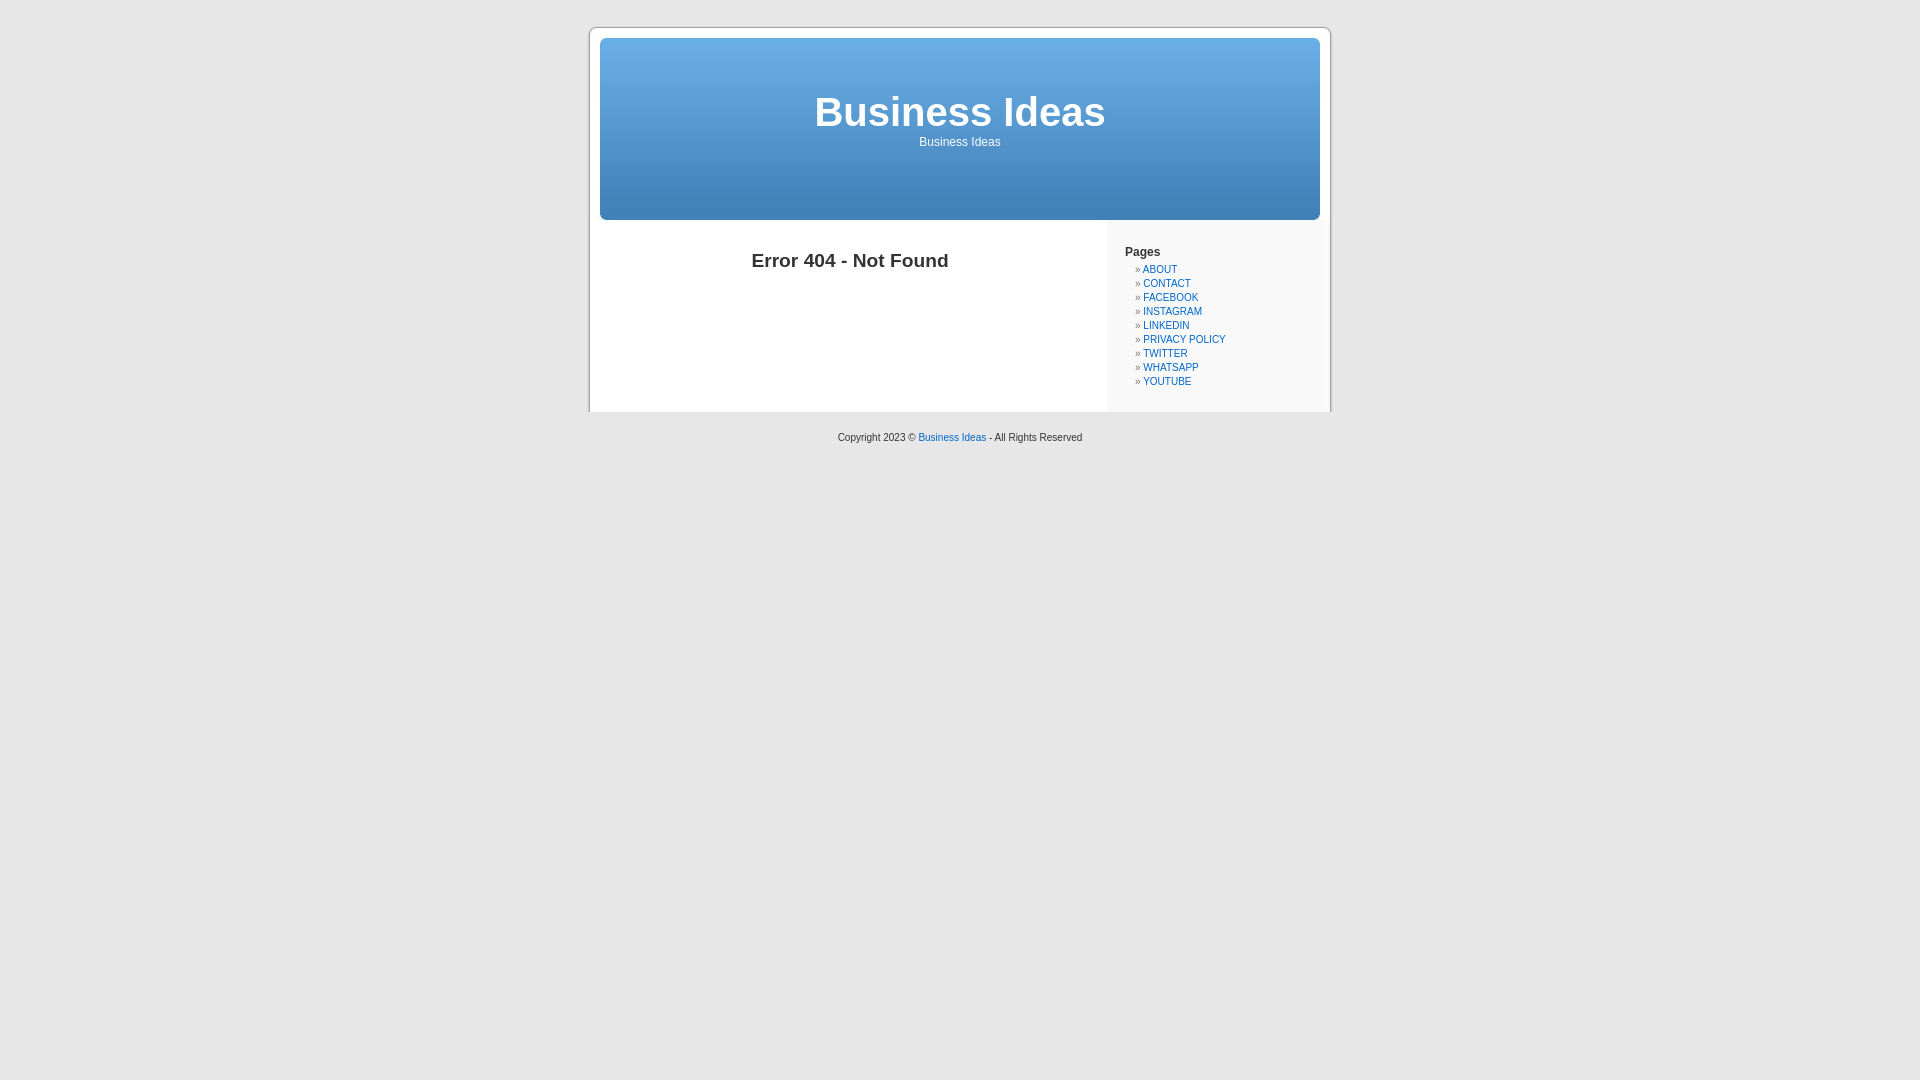 The width and height of the screenshot is (1920, 1080). What do you see at coordinates (1166, 283) in the screenshot?
I see `'CONTACT'` at bounding box center [1166, 283].